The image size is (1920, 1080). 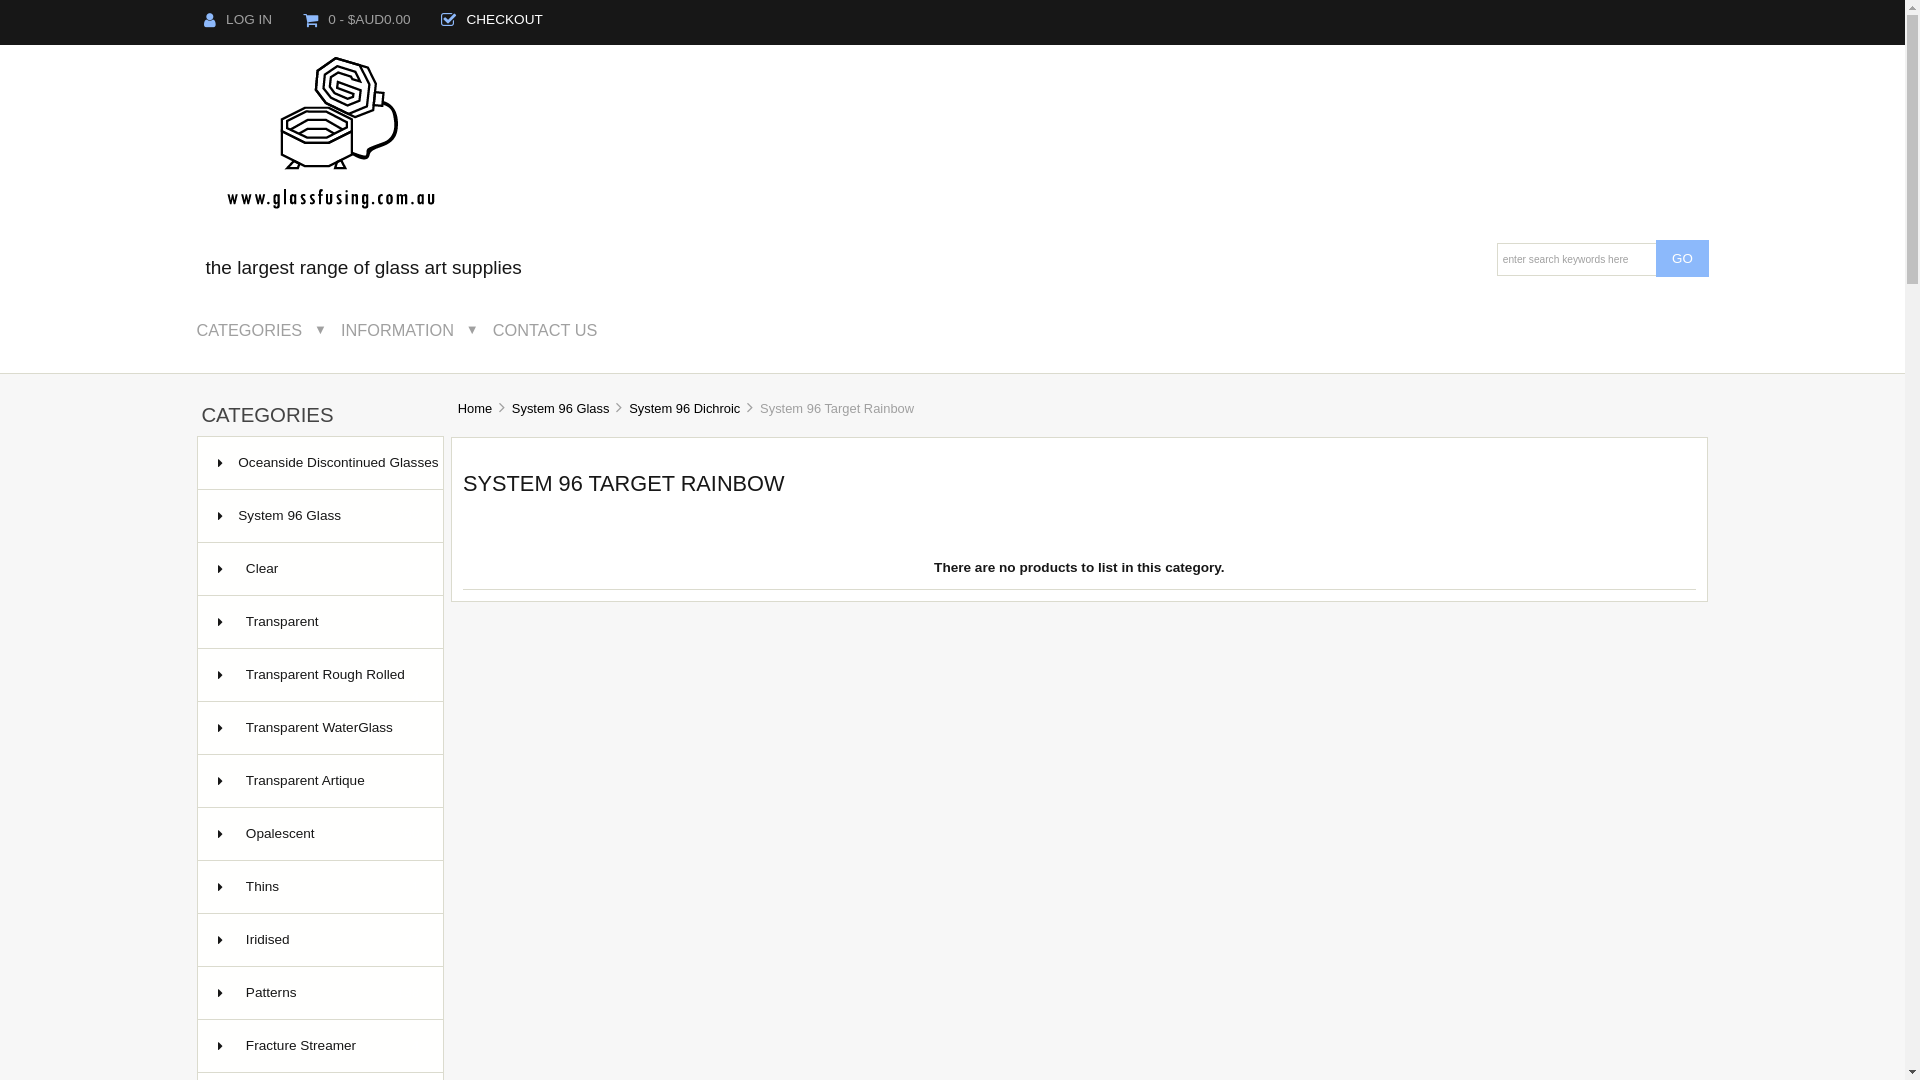 I want to click on 'CHECKOUT', so click(x=492, y=19).